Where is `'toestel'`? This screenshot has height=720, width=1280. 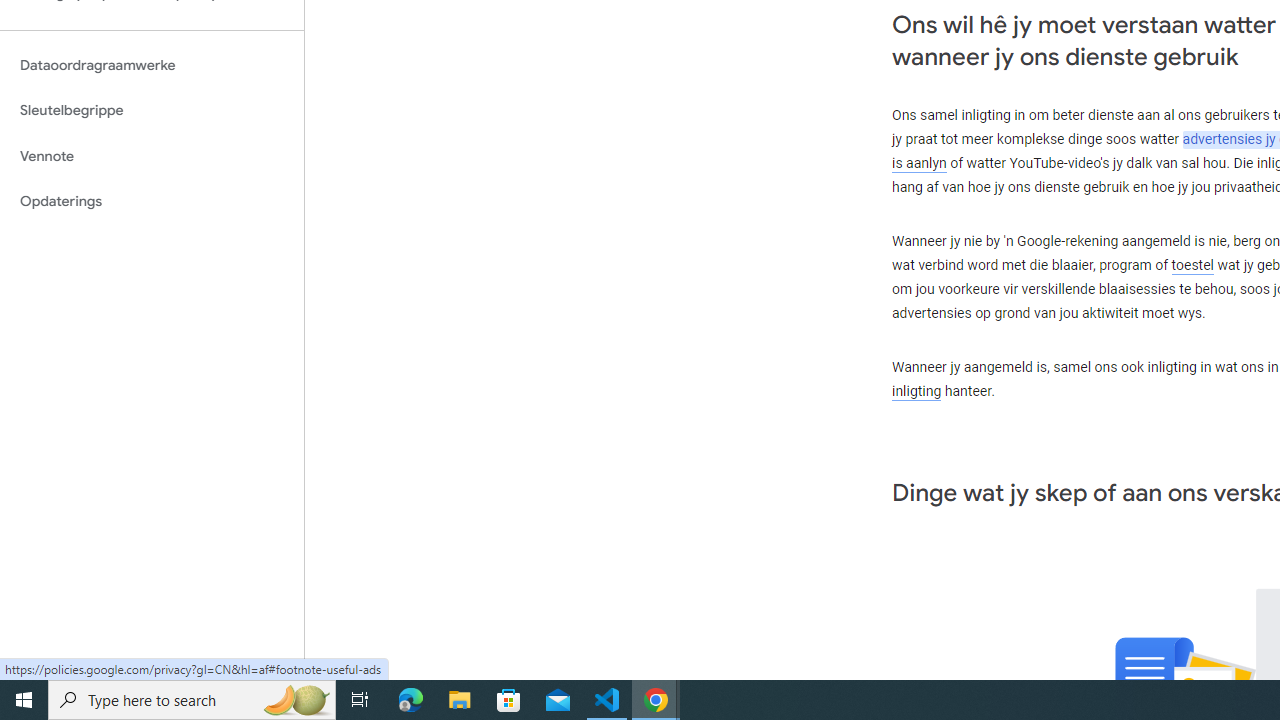 'toestel' is located at coordinates (1192, 264).